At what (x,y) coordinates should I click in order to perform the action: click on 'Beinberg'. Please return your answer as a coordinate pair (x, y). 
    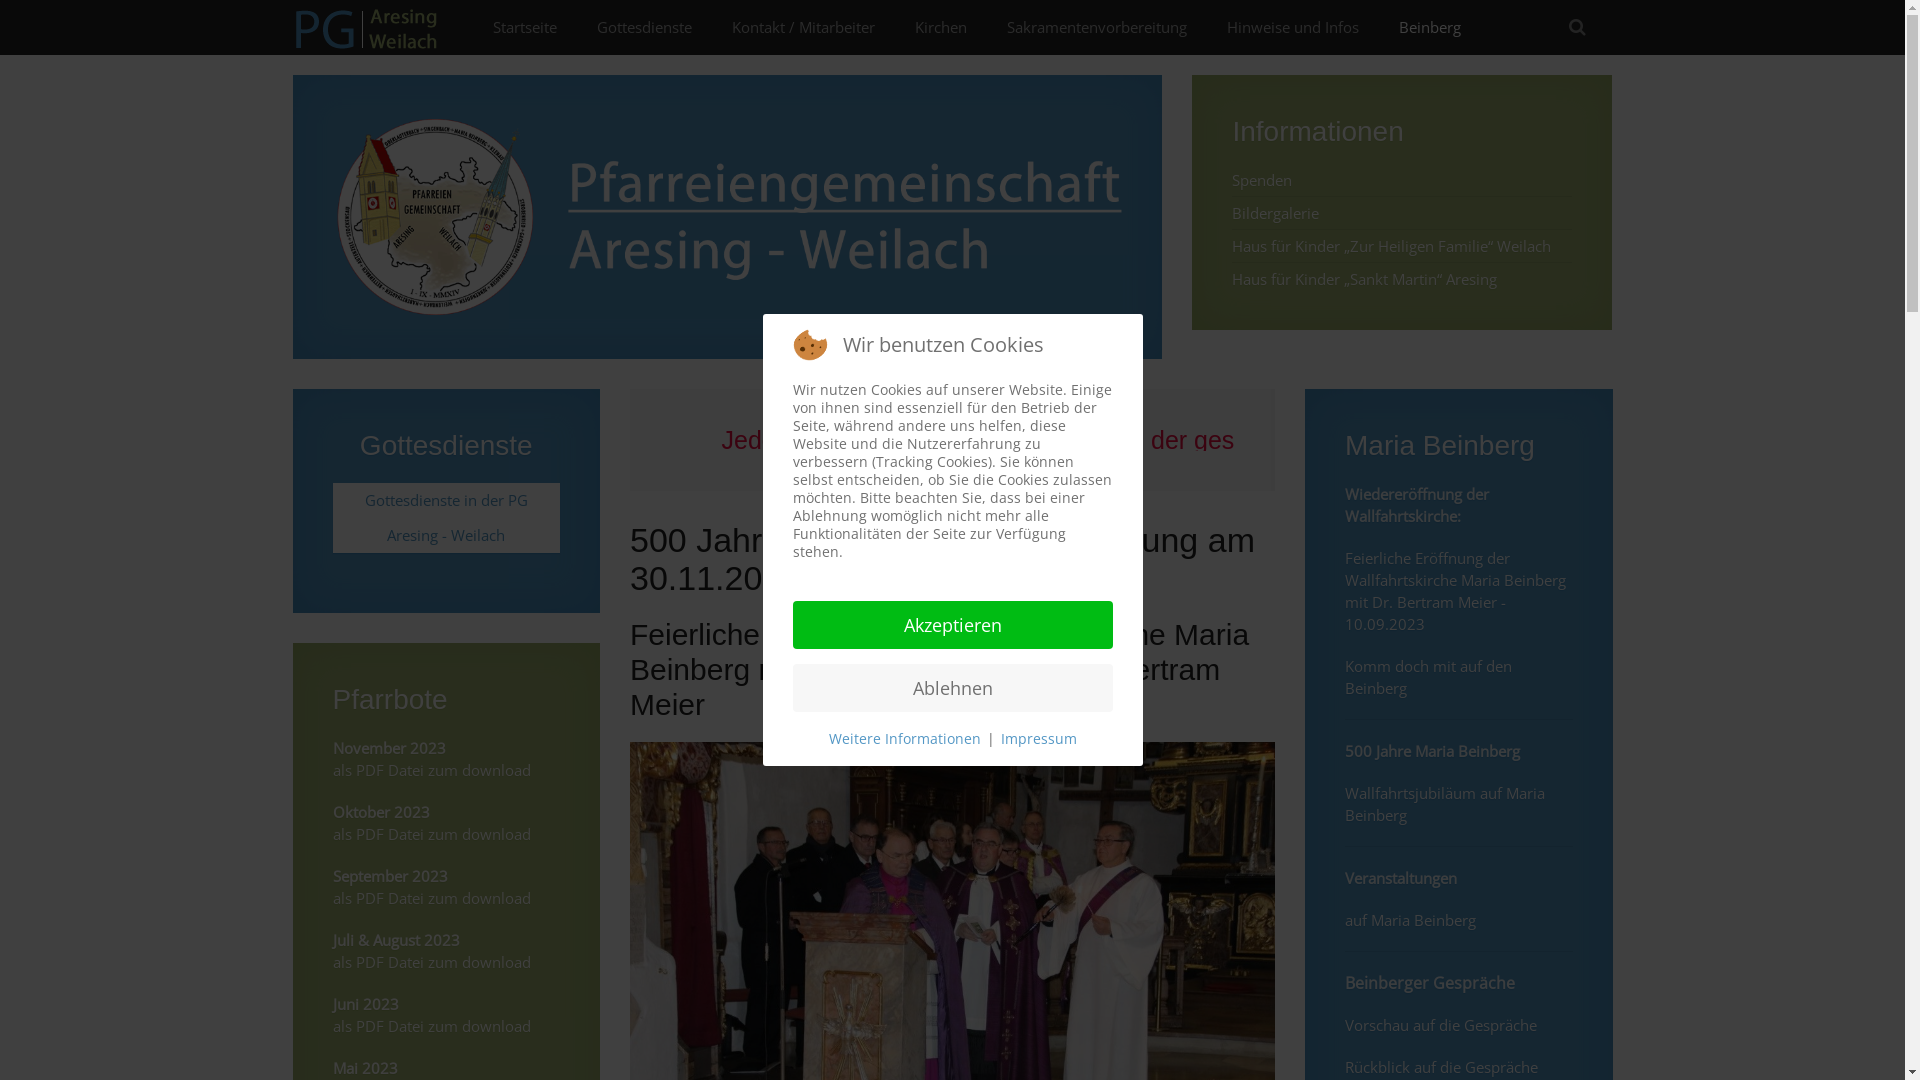
    Looking at the image, I should click on (1428, 27).